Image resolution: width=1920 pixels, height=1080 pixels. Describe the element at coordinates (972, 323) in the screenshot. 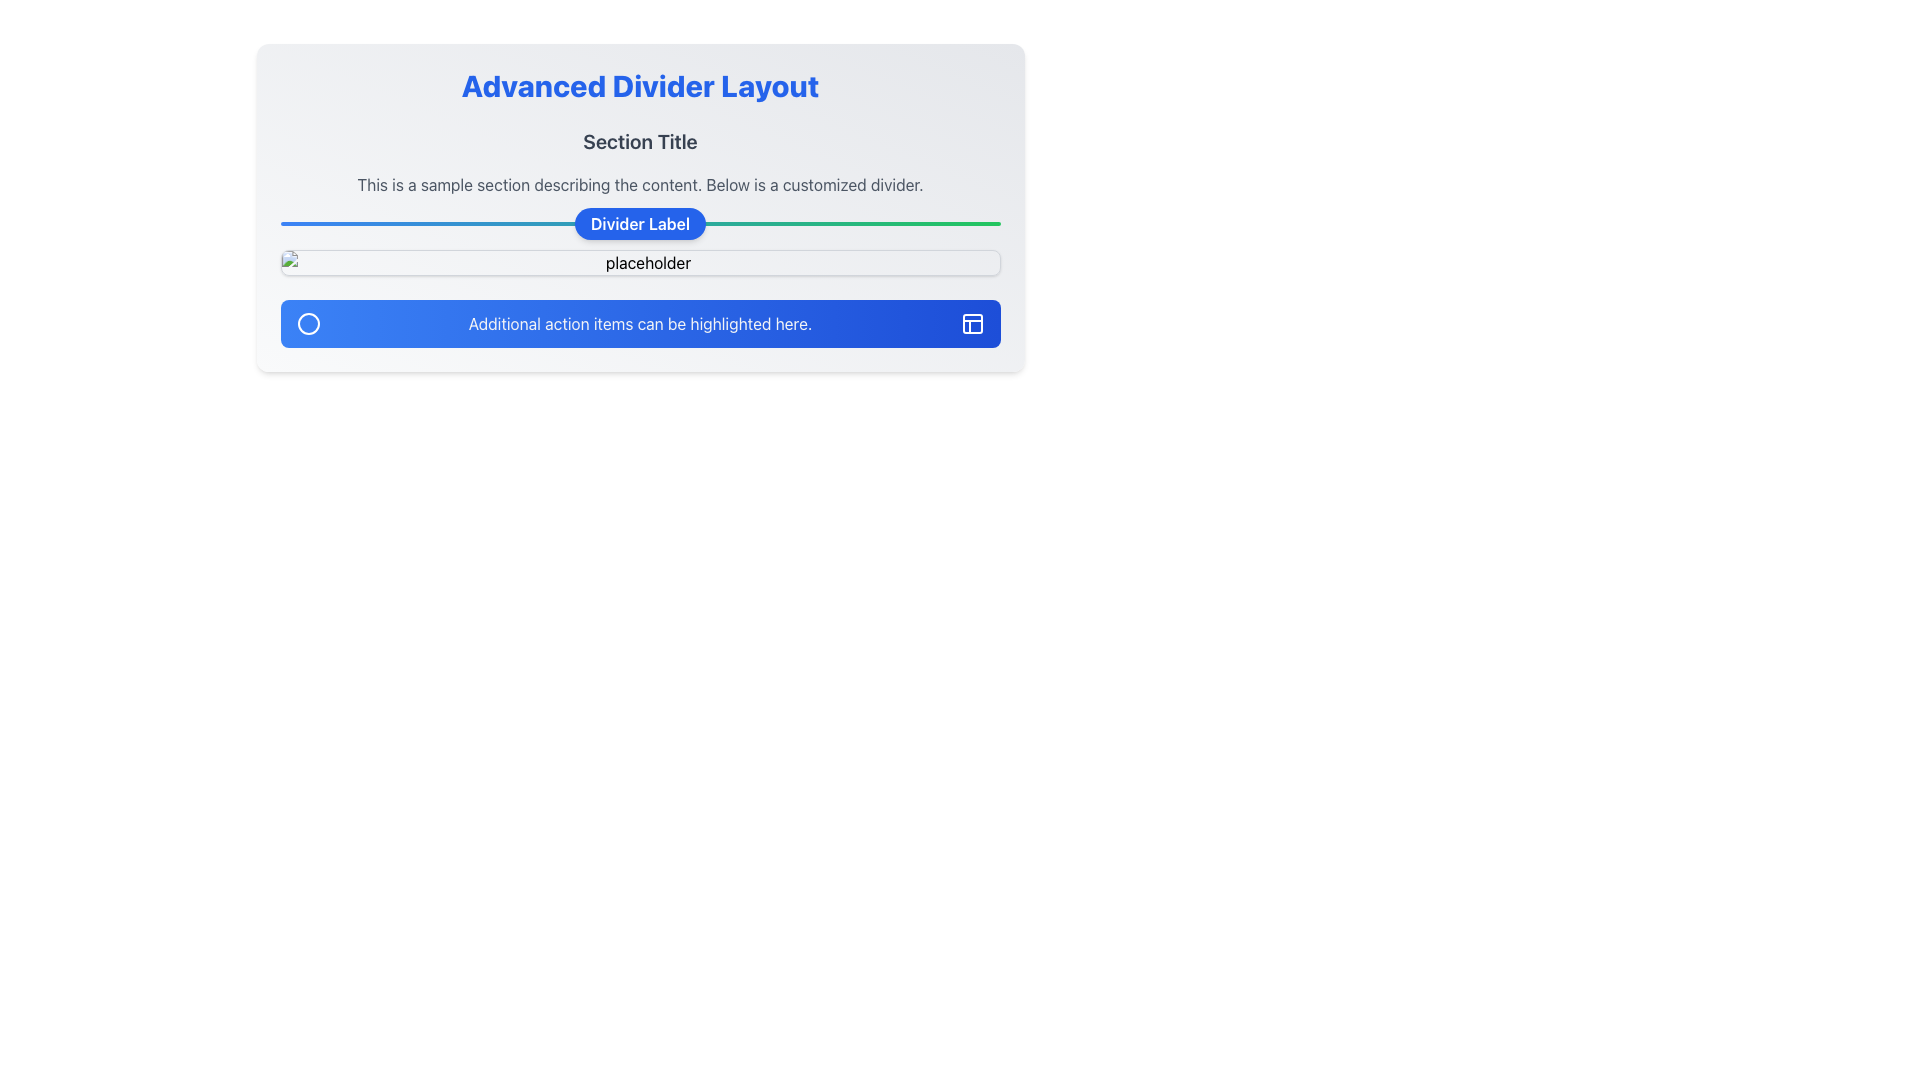

I see `the upper-left square of the segmented graphic icon within the blue button located at the bottom-right of the layout` at that location.